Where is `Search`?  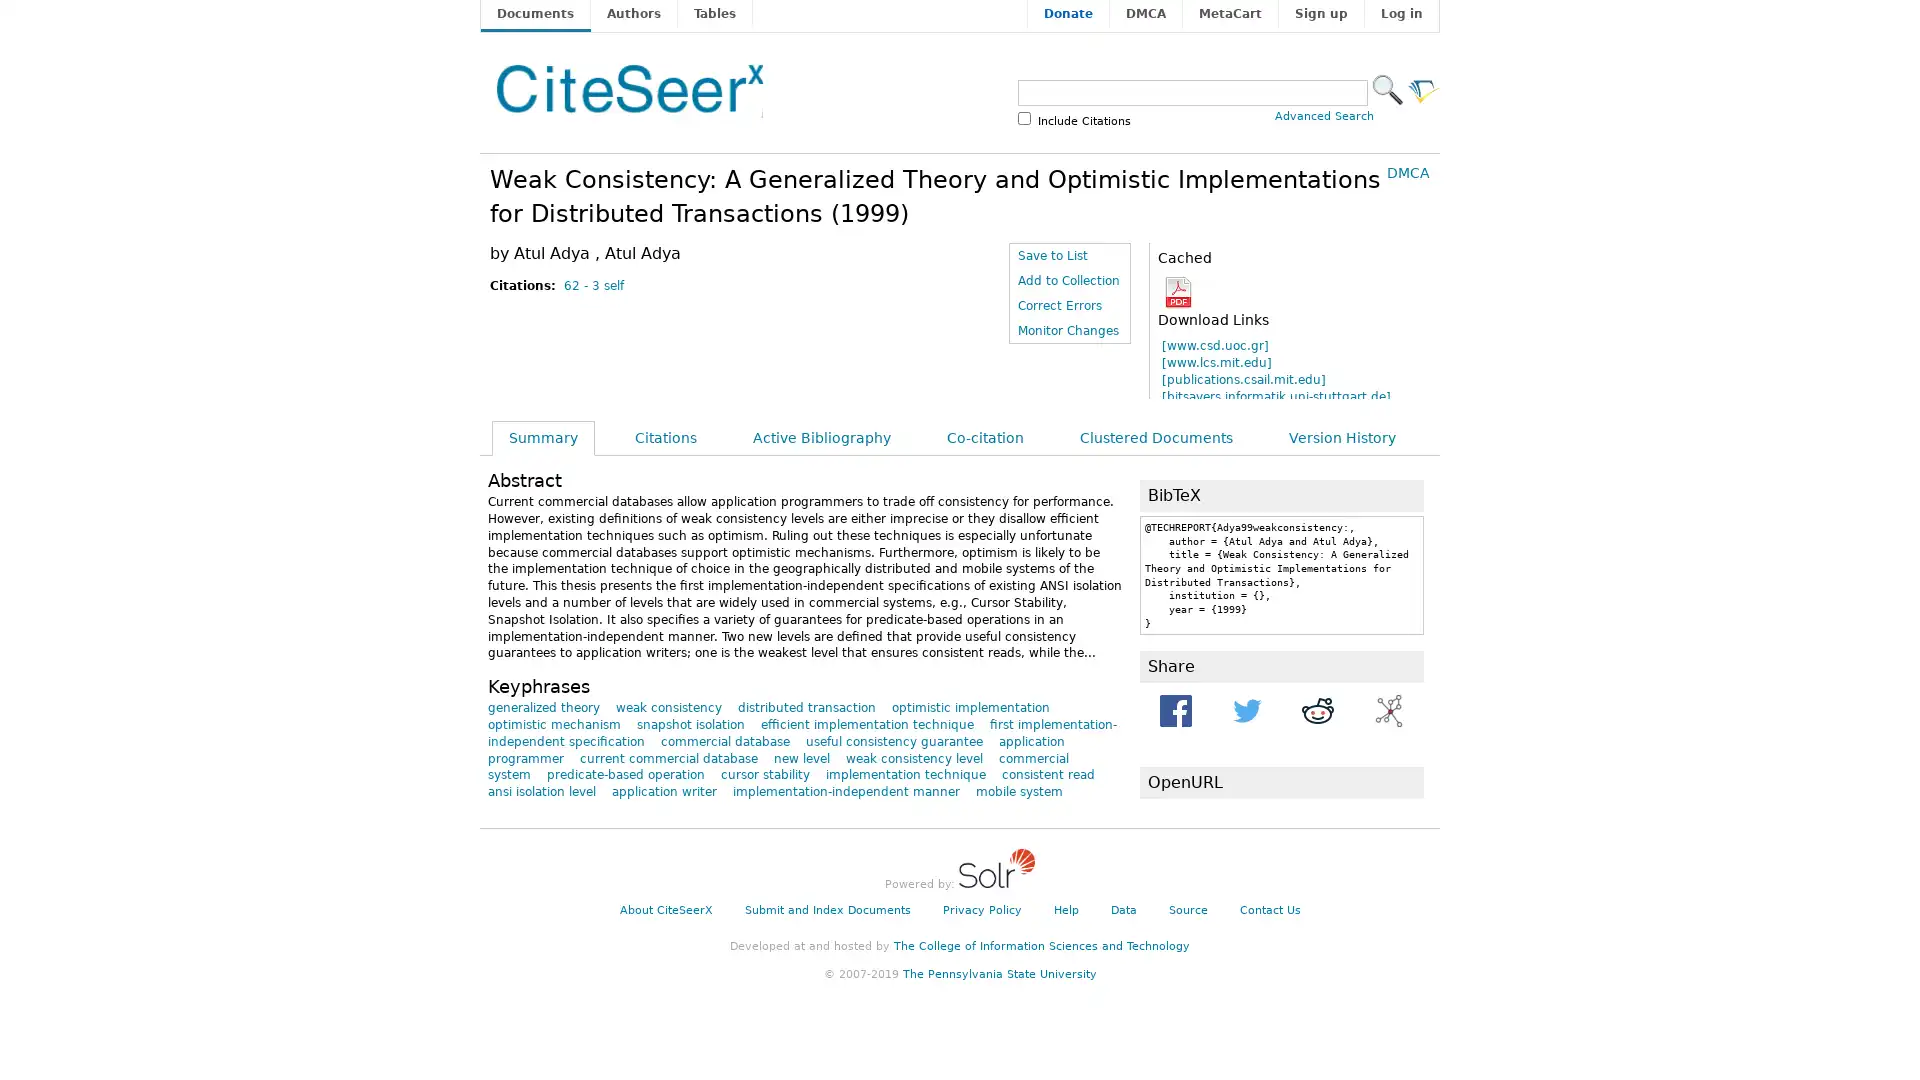 Search is located at coordinates (1386, 88).